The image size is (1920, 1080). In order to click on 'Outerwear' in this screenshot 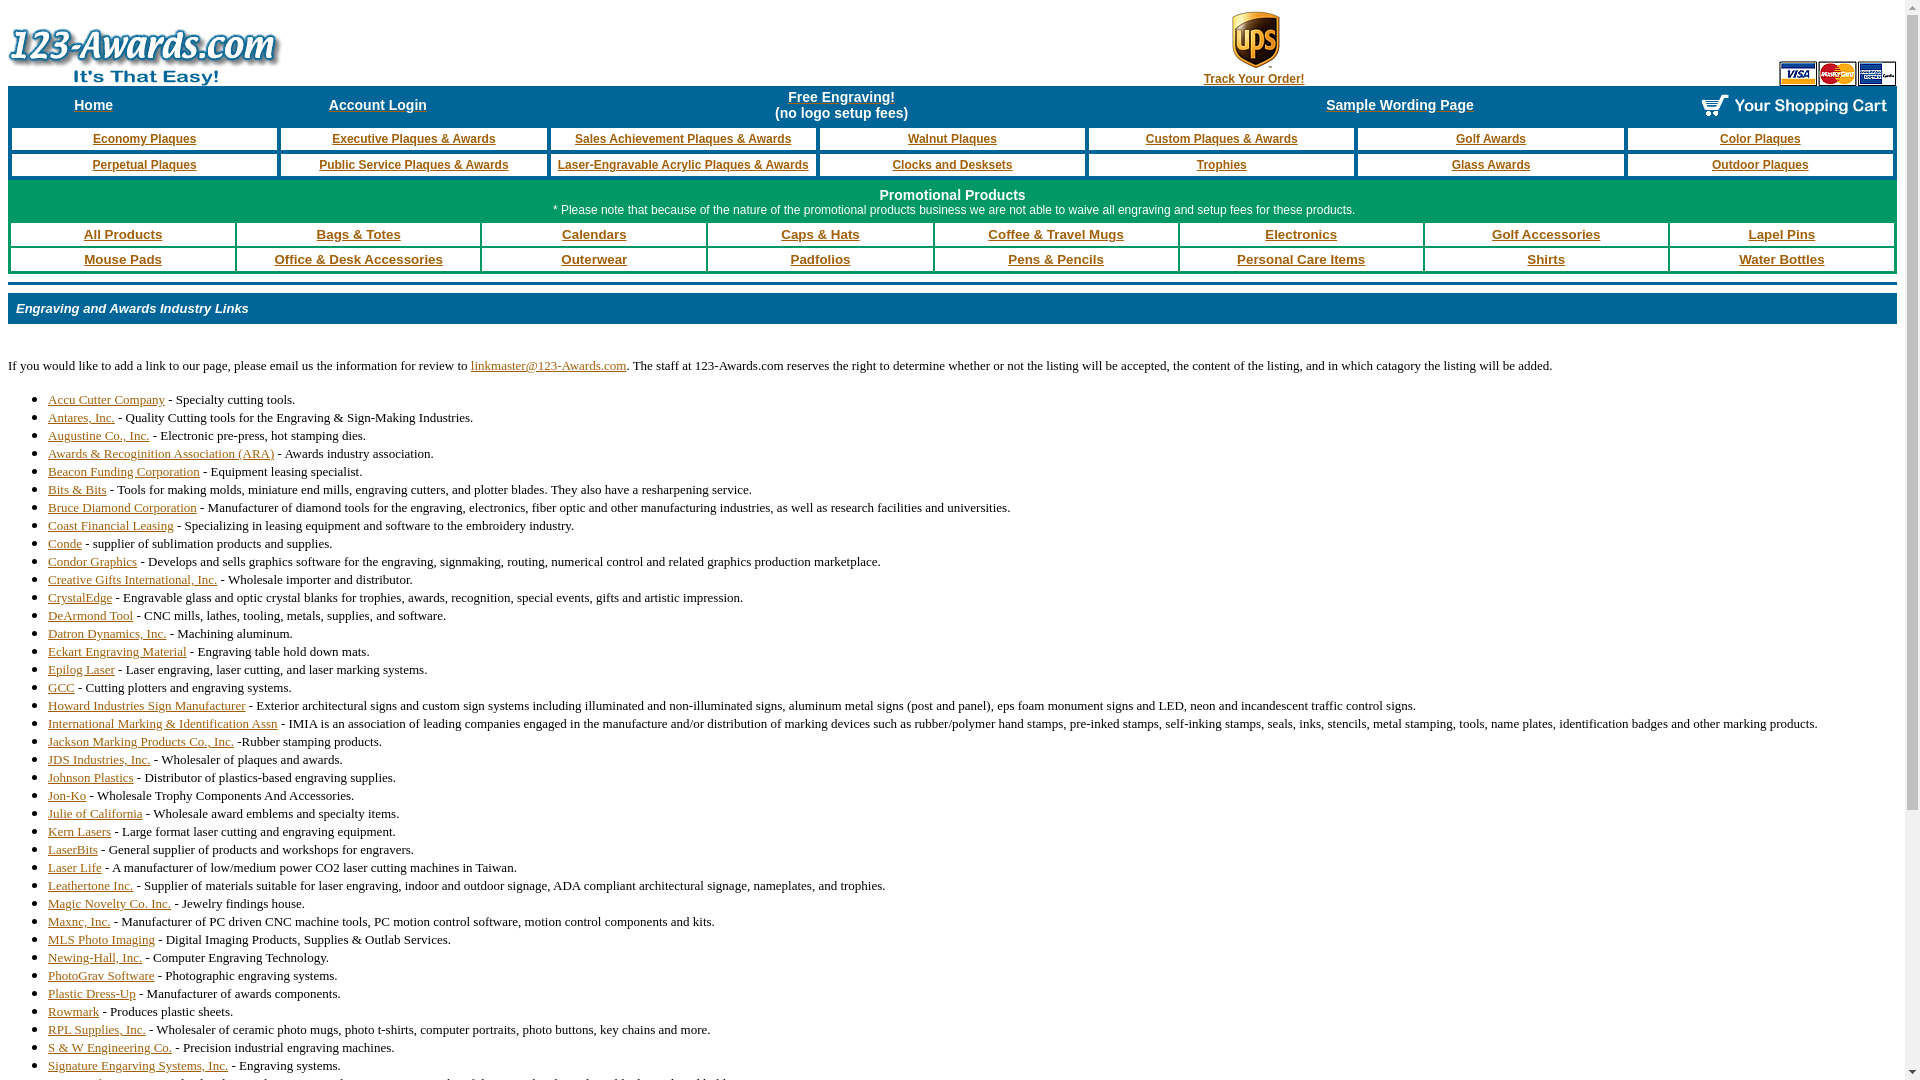, I will do `click(593, 258)`.